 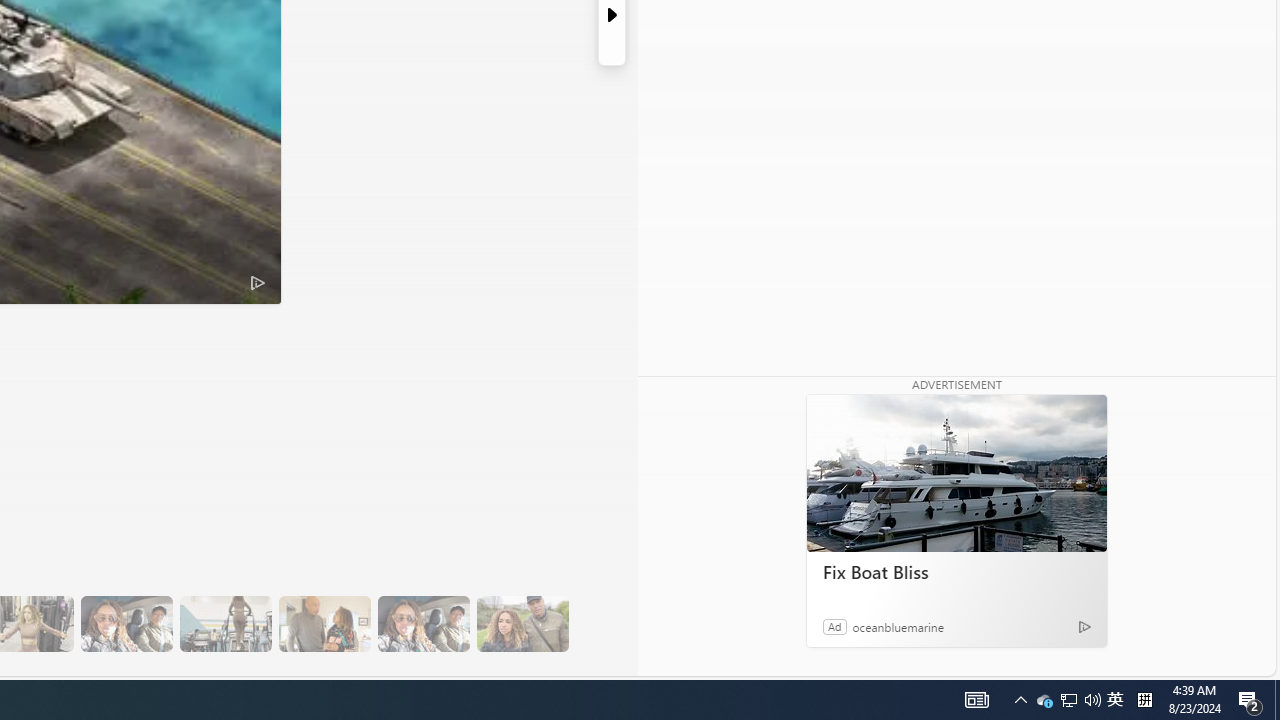 I want to click on '20 Overall, It Will Improve Your Health', so click(x=522, y=623).